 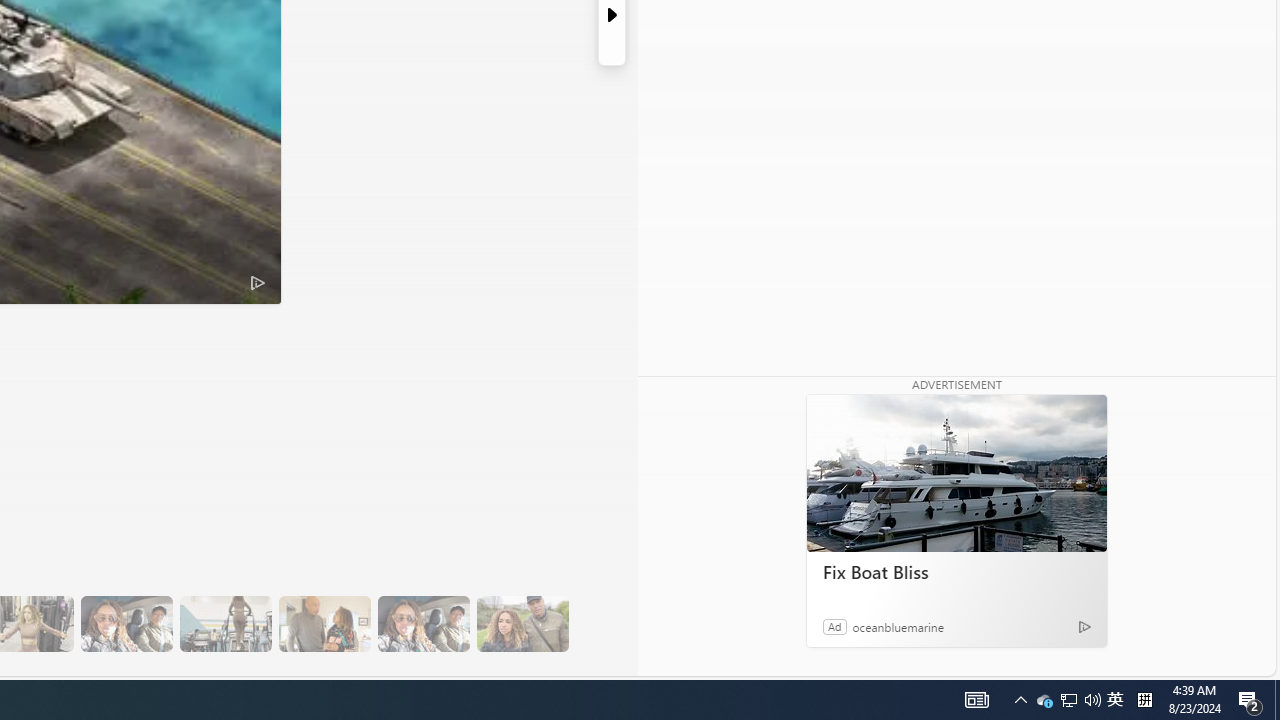 I want to click on '20 Overall, It Will Improve Your Health', so click(x=522, y=623).